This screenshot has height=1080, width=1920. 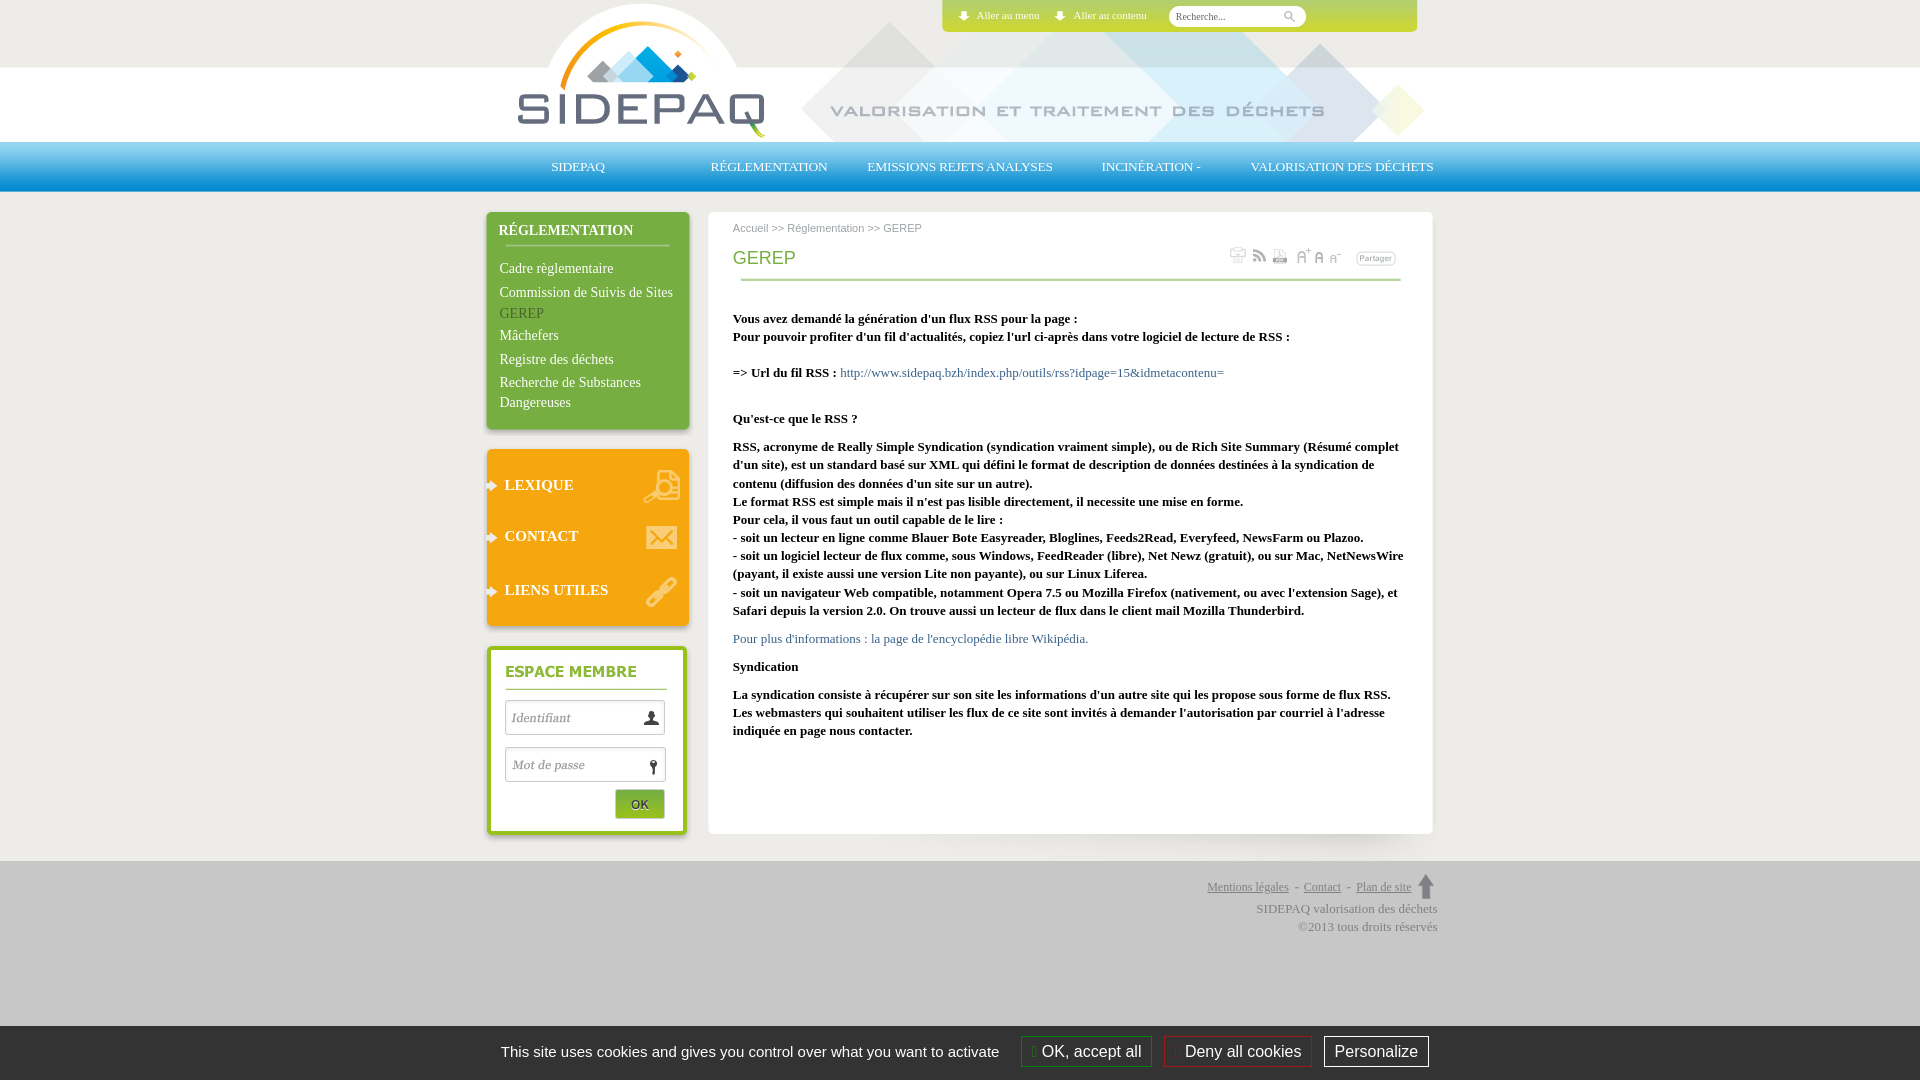 What do you see at coordinates (1337, 253) in the screenshot?
I see `'Reduir le texte'` at bounding box center [1337, 253].